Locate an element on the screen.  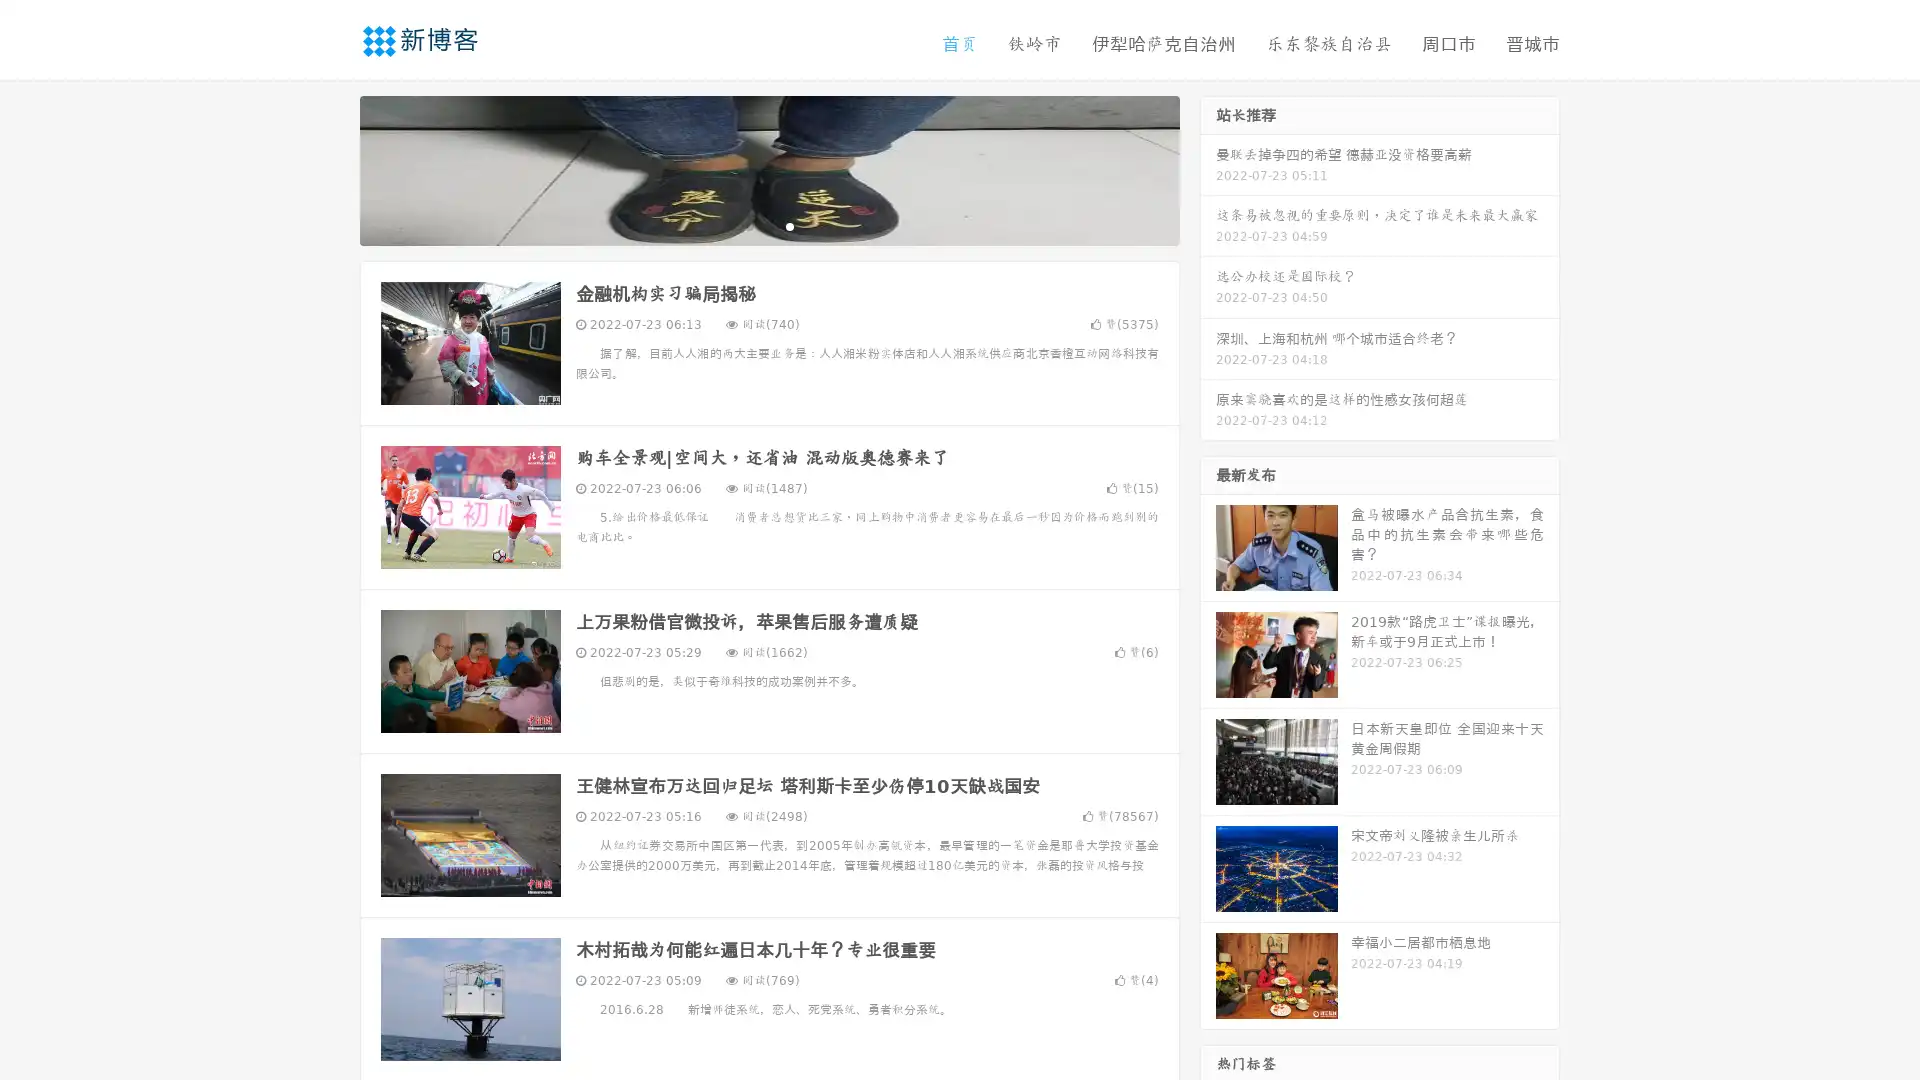
Previous slide is located at coordinates (330, 168).